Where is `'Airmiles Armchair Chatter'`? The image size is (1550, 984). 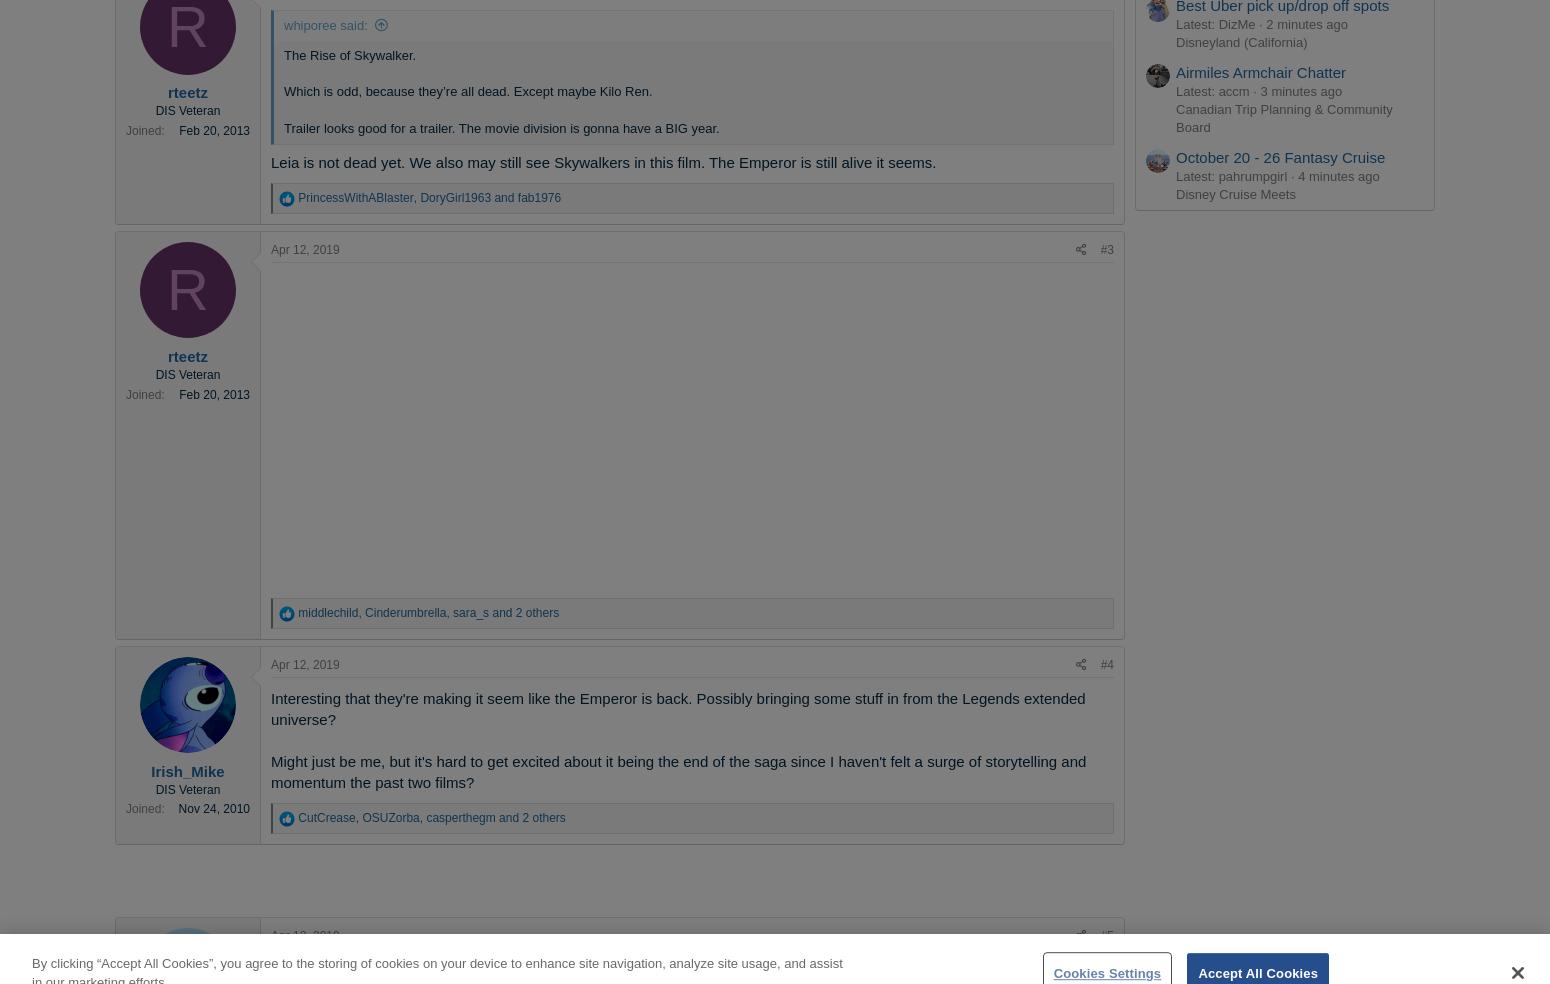
'Airmiles Armchair Chatter' is located at coordinates (1175, 70).